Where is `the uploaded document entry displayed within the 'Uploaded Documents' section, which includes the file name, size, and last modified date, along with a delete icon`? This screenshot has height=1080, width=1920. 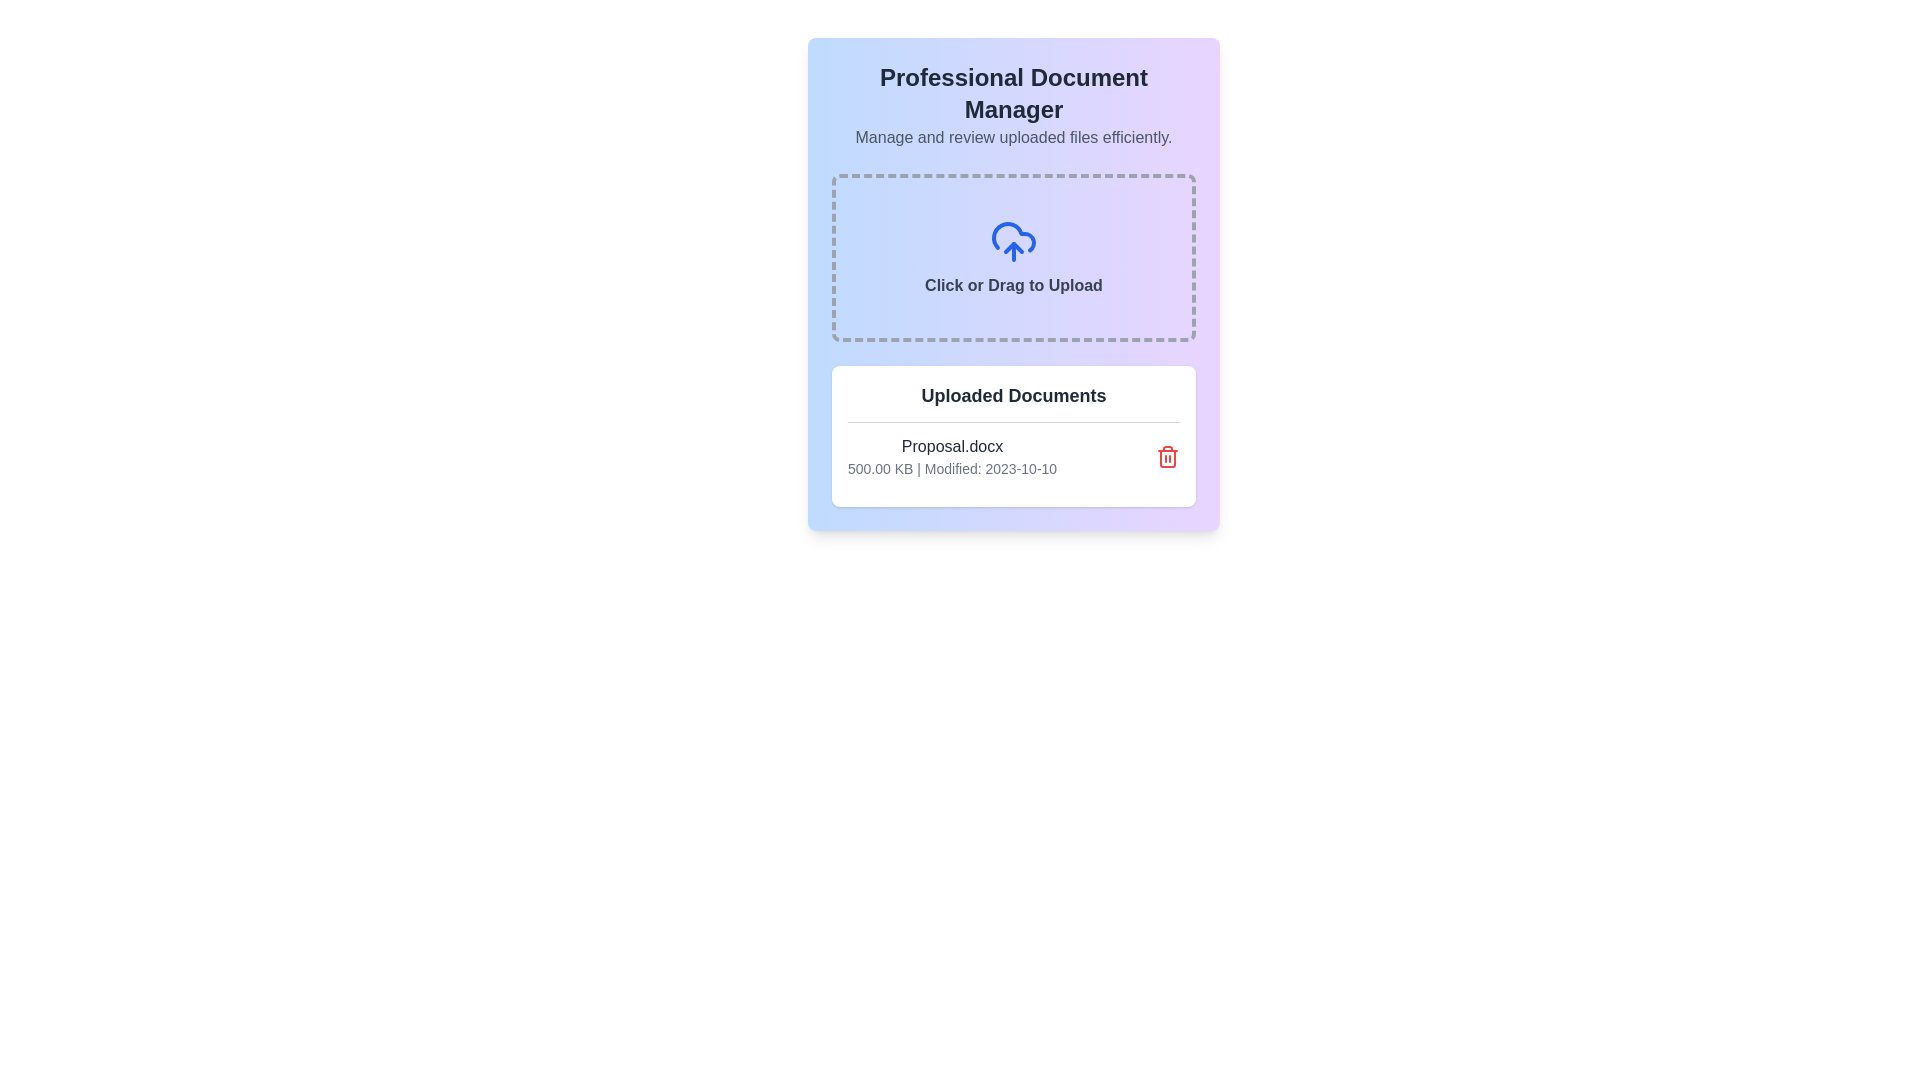 the uploaded document entry displayed within the 'Uploaded Documents' section, which includes the file name, size, and last modified date, along with a delete icon is located at coordinates (1013, 456).